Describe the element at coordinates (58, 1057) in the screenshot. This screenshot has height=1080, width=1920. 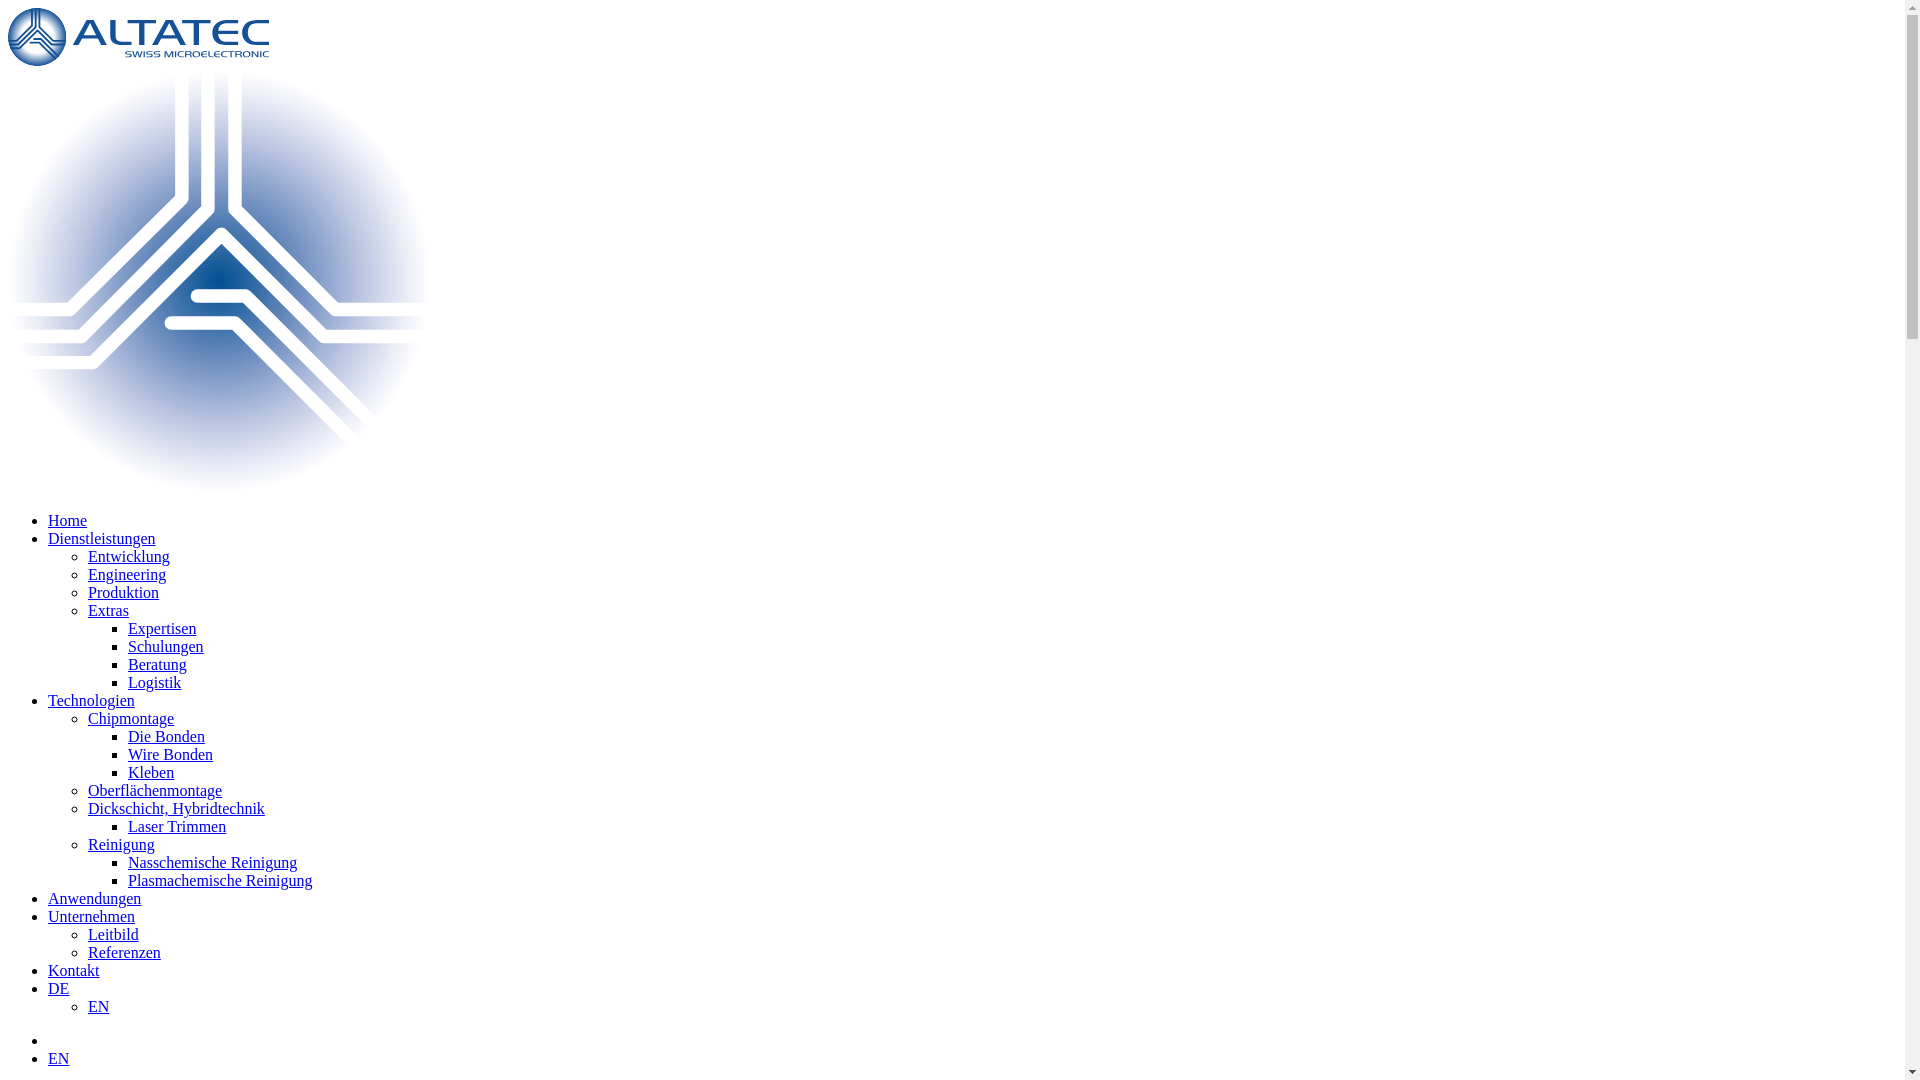
I see `'EN'` at that location.